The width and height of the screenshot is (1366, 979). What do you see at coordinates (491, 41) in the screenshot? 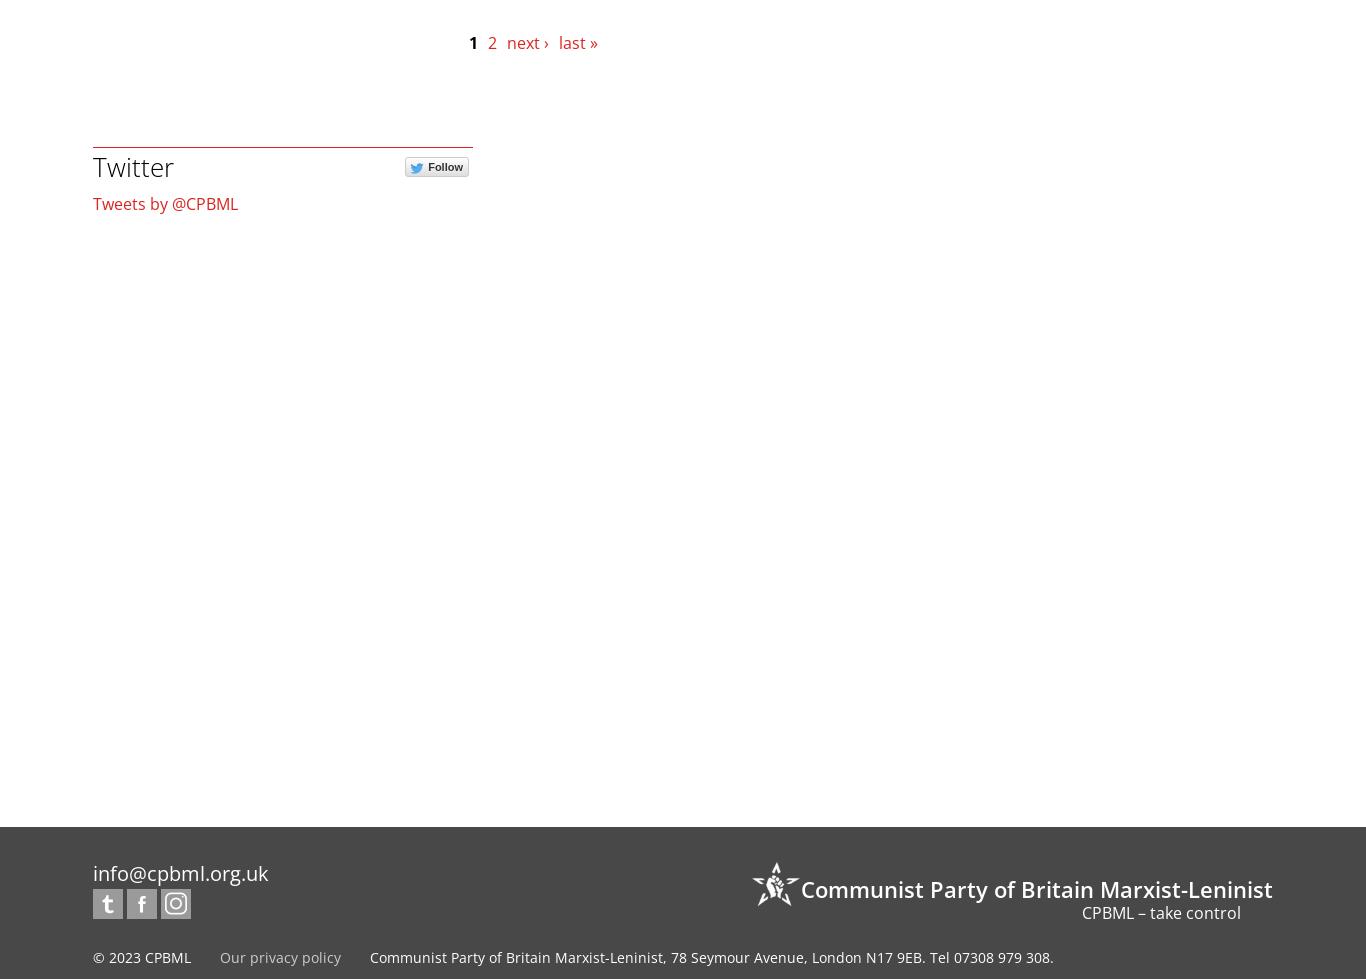
I see `'2'` at bounding box center [491, 41].